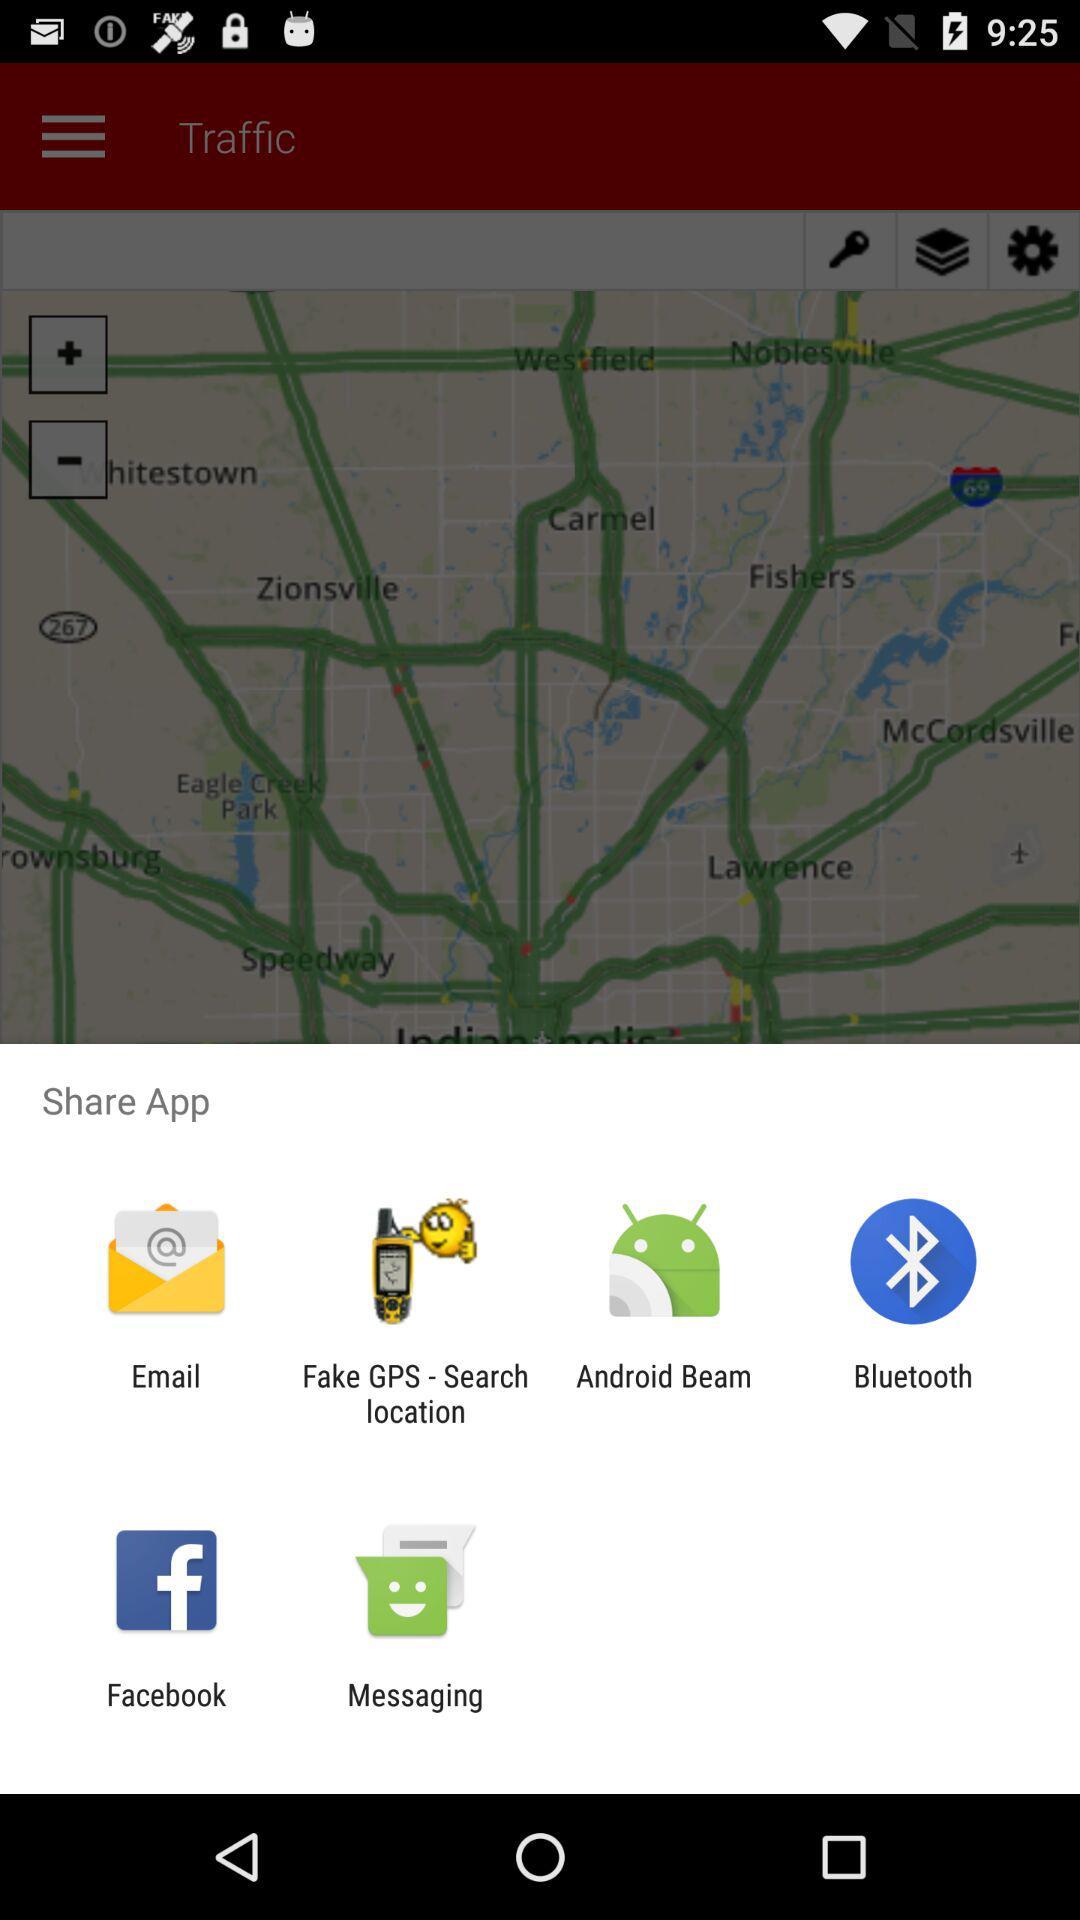  Describe the element at coordinates (414, 1392) in the screenshot. I see `fake gps search item` at that location.